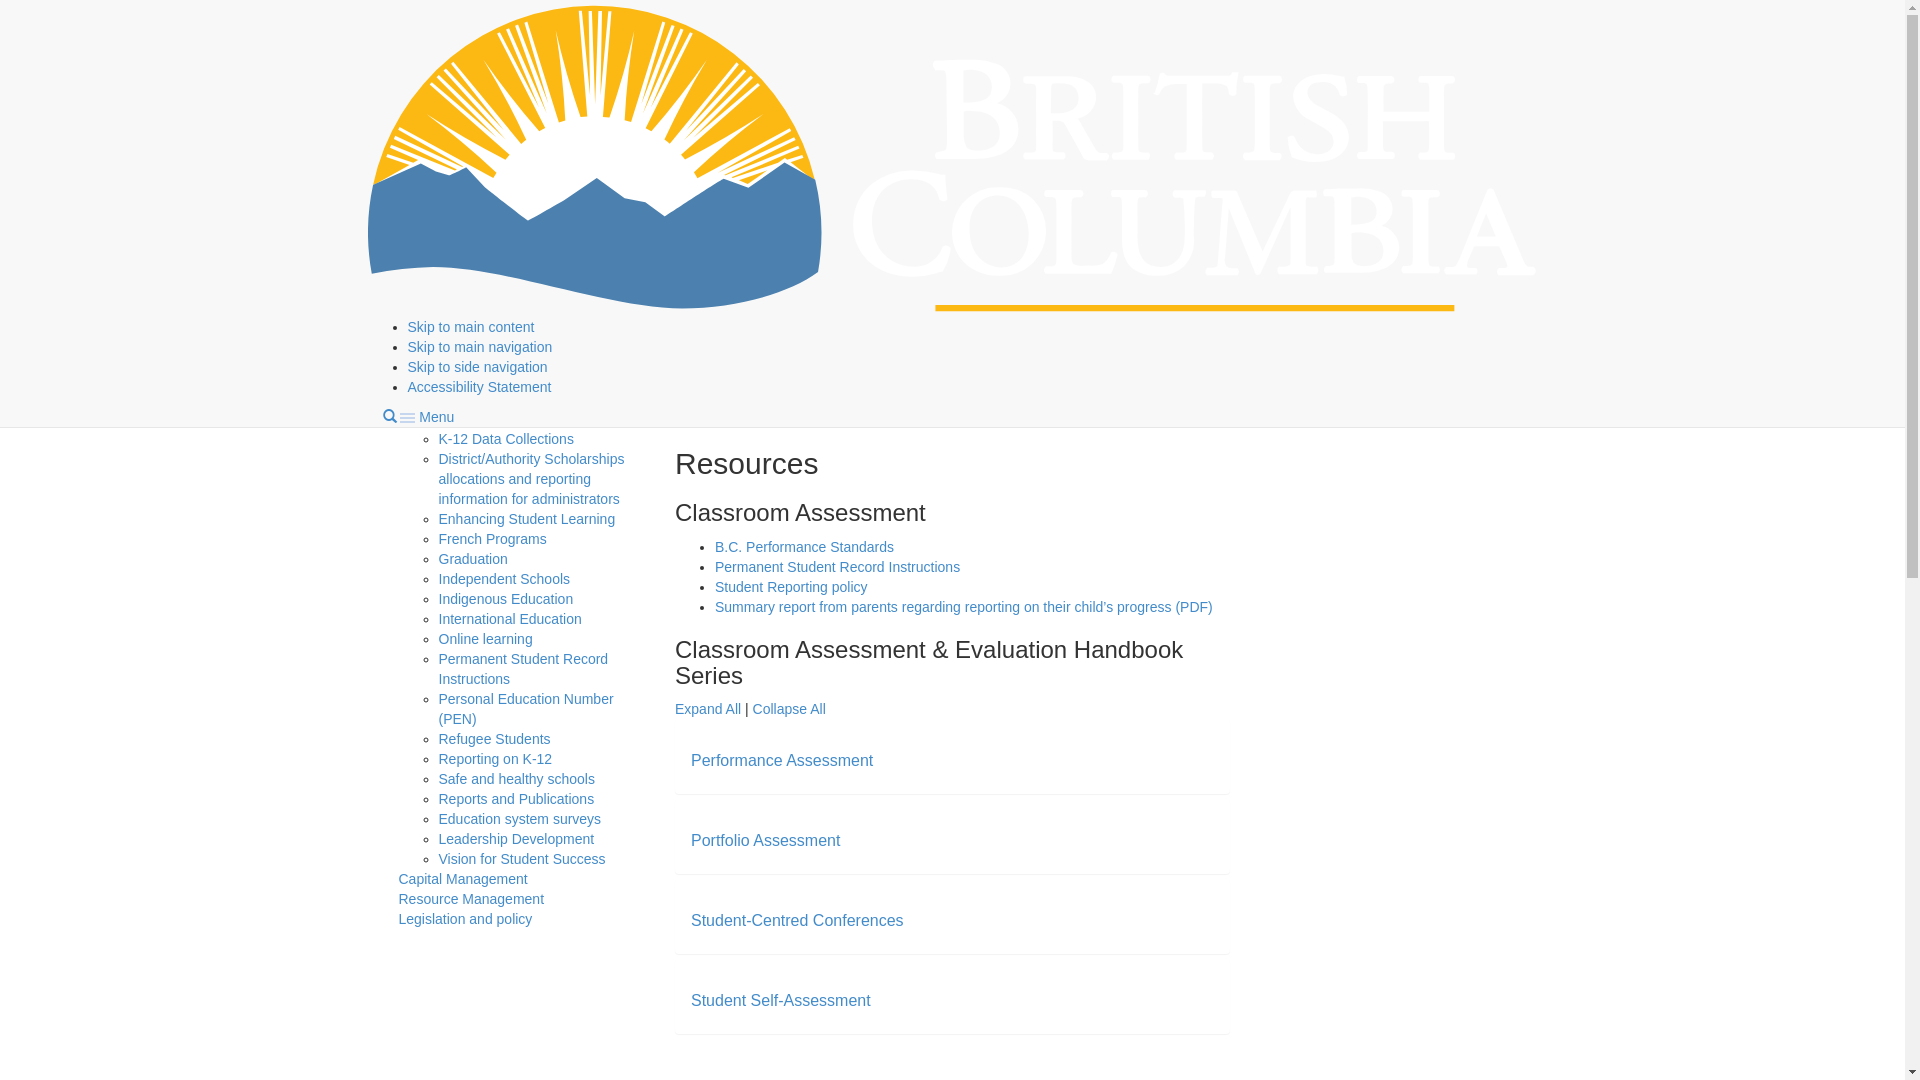 Image resolution: width=1920 pixels, height=1080 pixels. Describe the element at coordinates (469, 897) in the screenshot. I see `'Resource Management'` at that location.